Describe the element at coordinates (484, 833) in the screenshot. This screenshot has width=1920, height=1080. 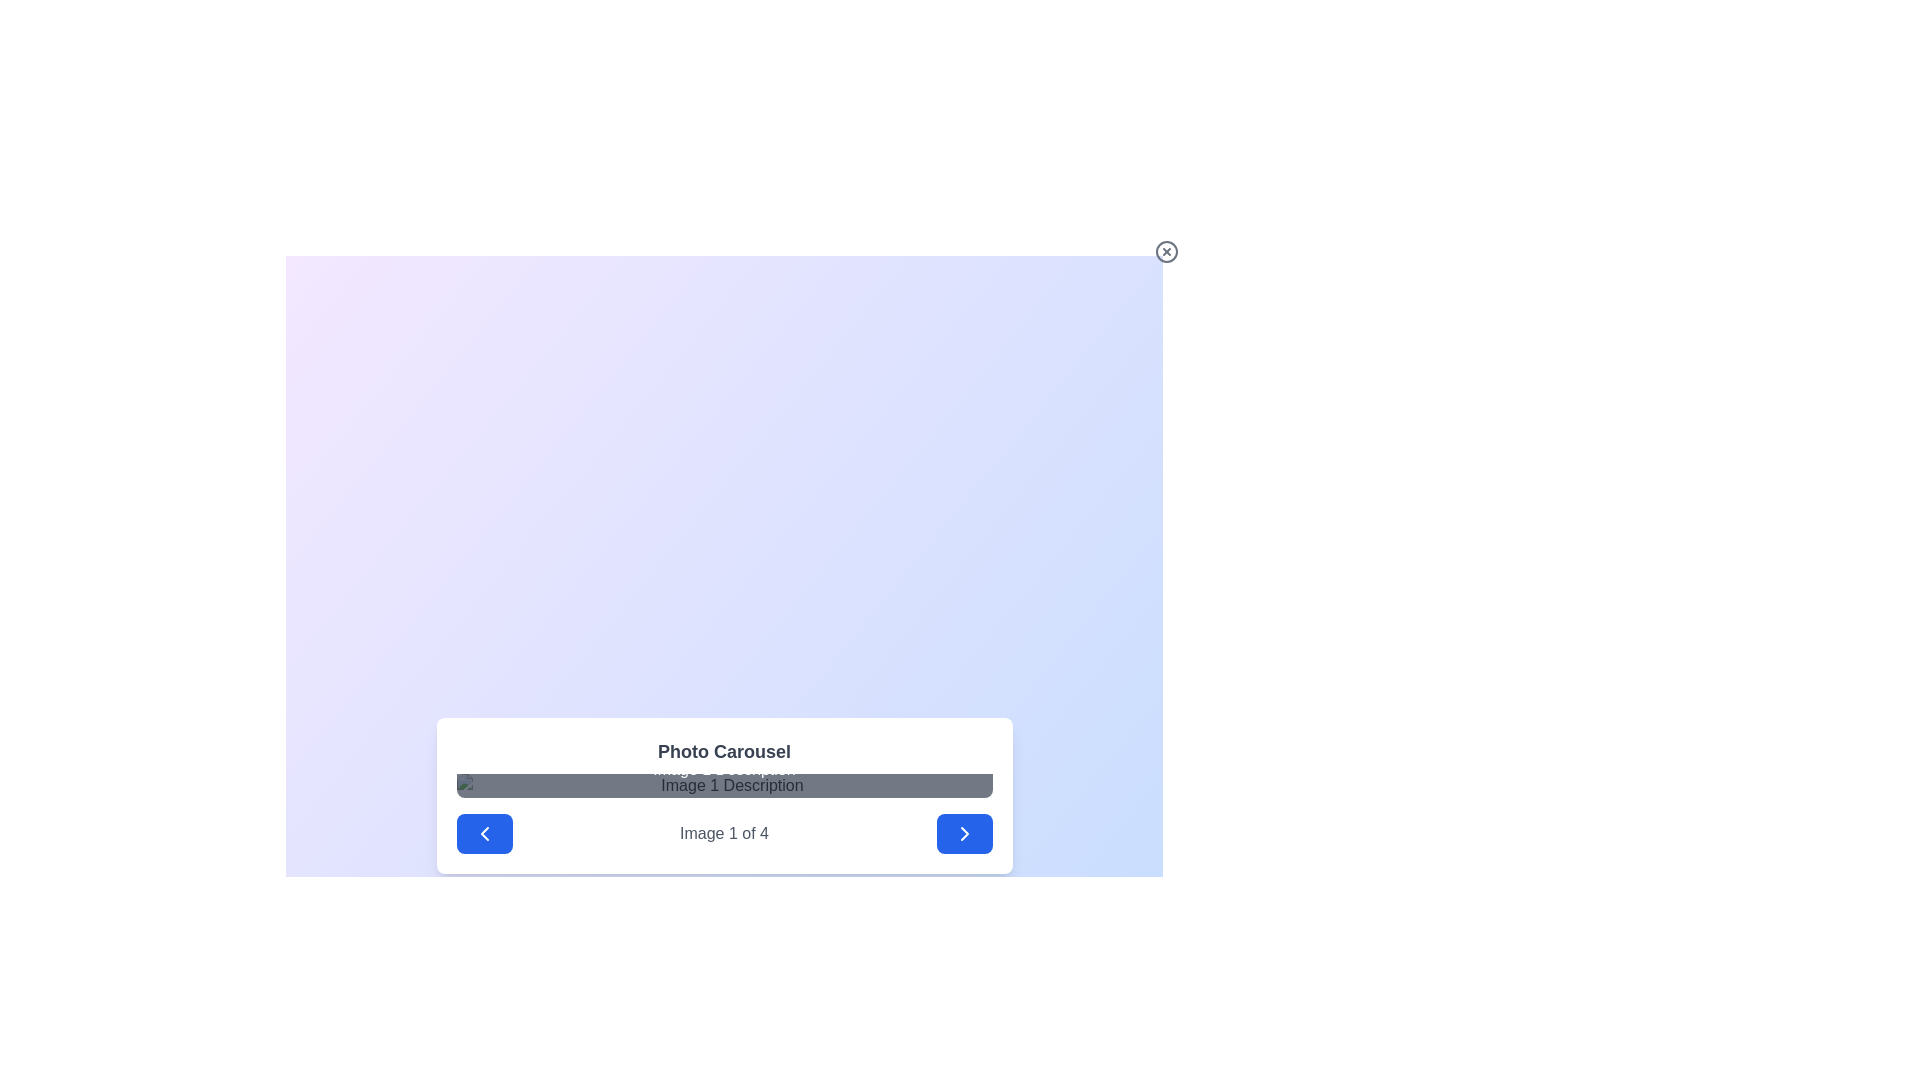
I see `the Chevron left icon located inside the blue circular button at the bottom-left corner of the photo carousel` at that location.